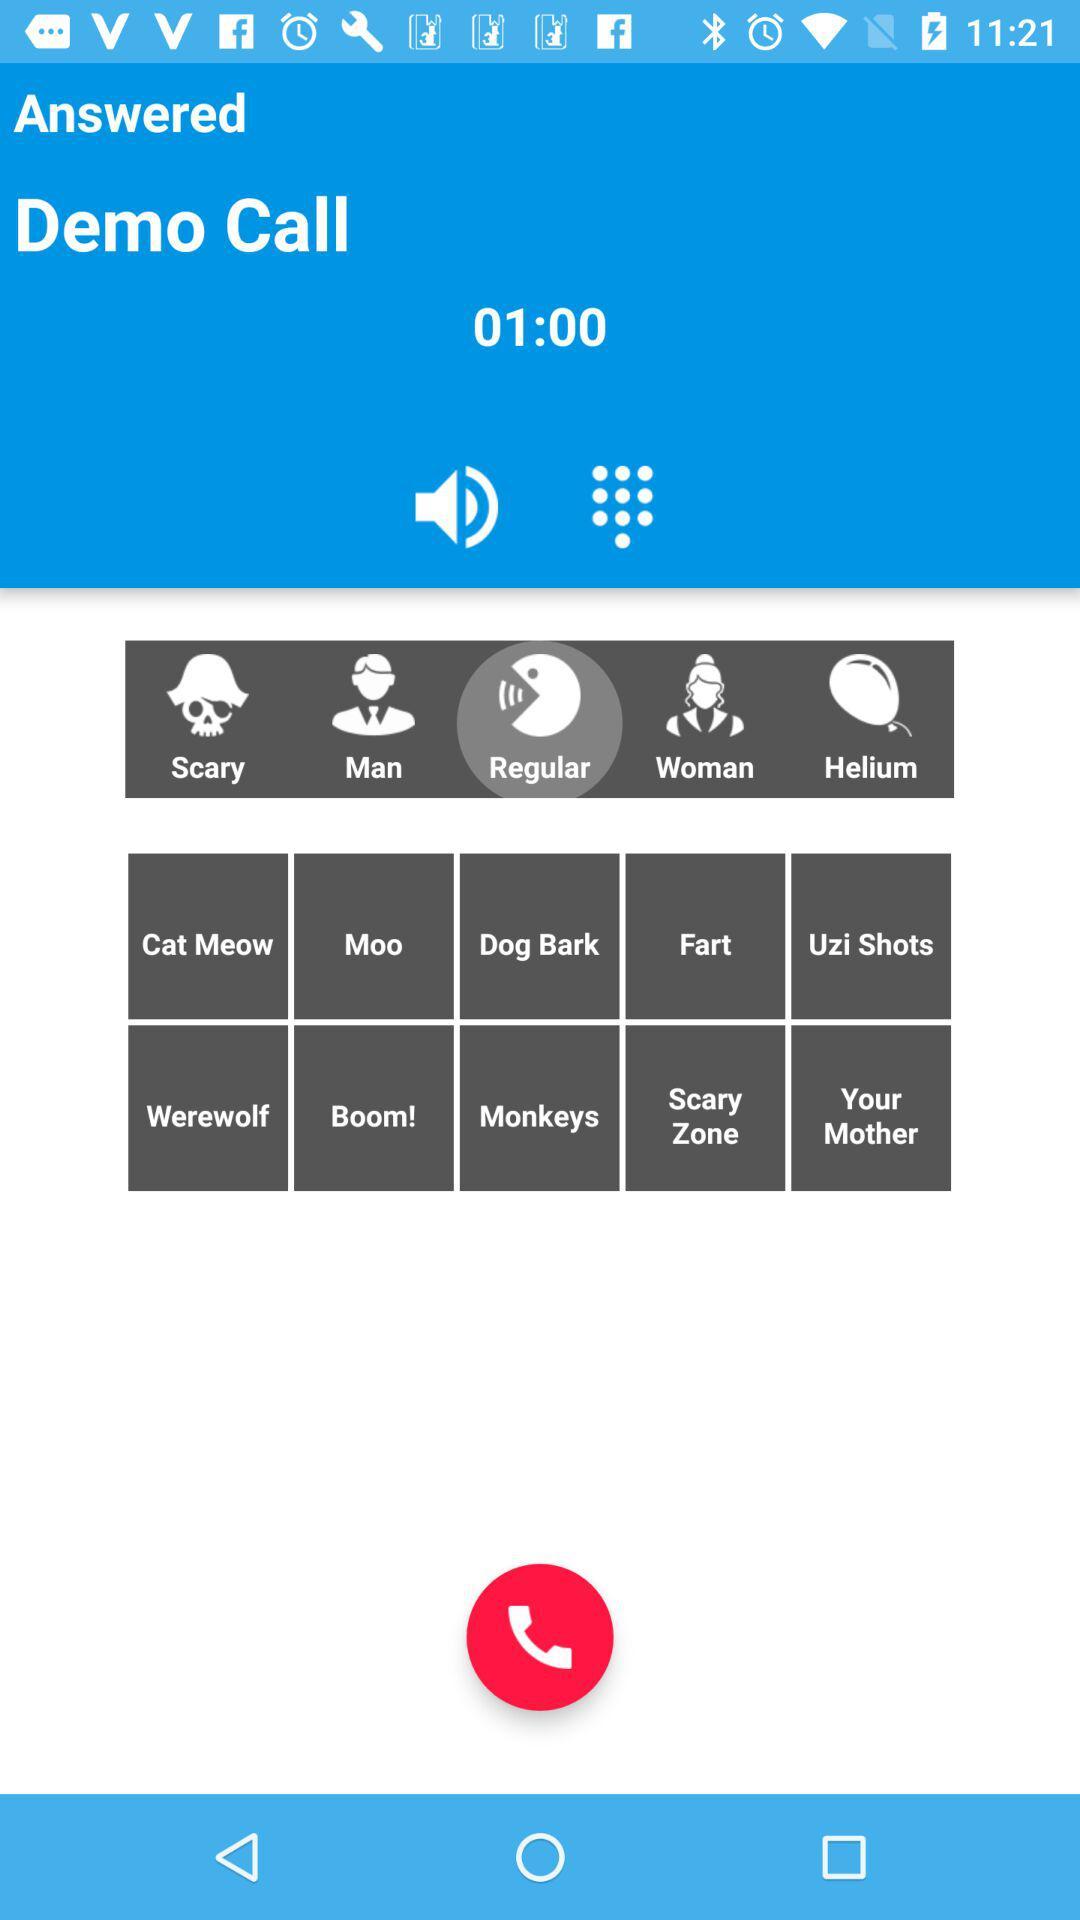 This screenshot has height=1920, width=1080. I want to click on the item below the 01:00 icon, so click(457, 505).